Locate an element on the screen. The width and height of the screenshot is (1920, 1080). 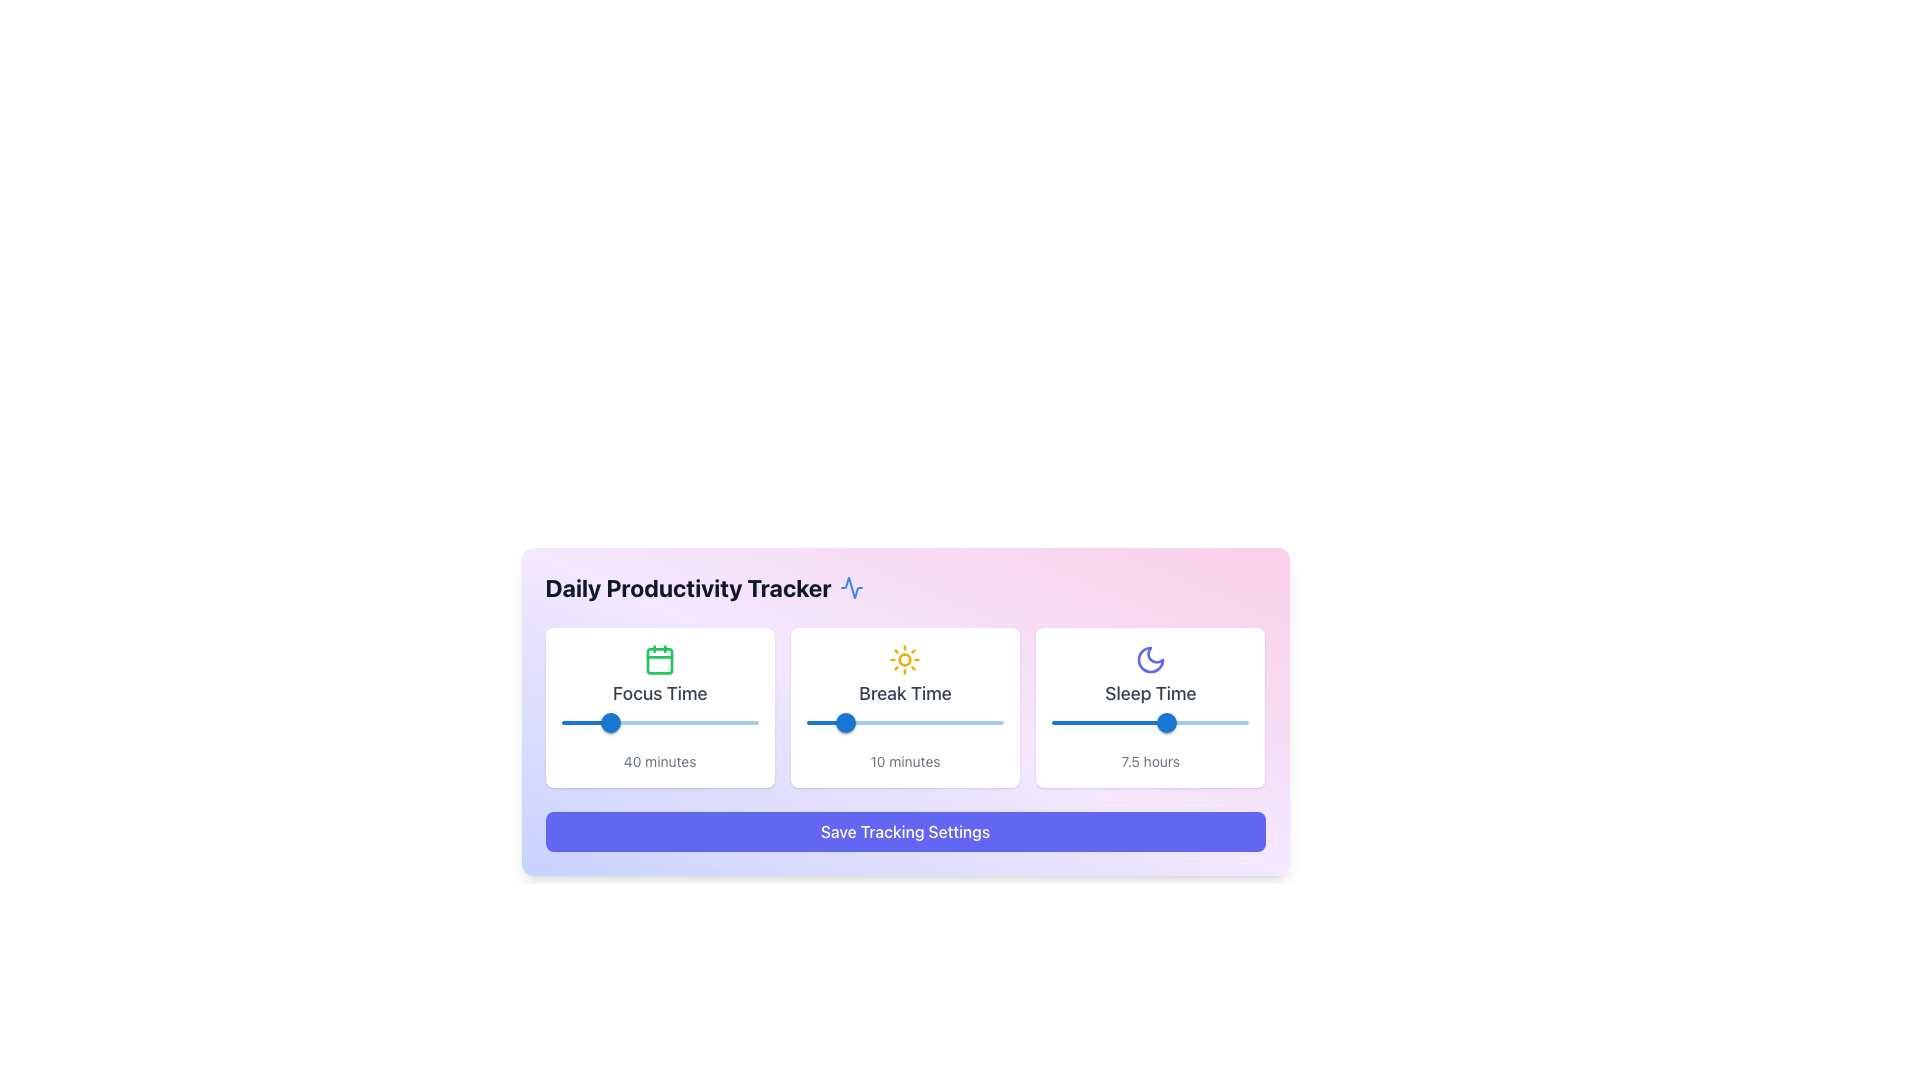
the focus time is located at coordinates (697, 722).